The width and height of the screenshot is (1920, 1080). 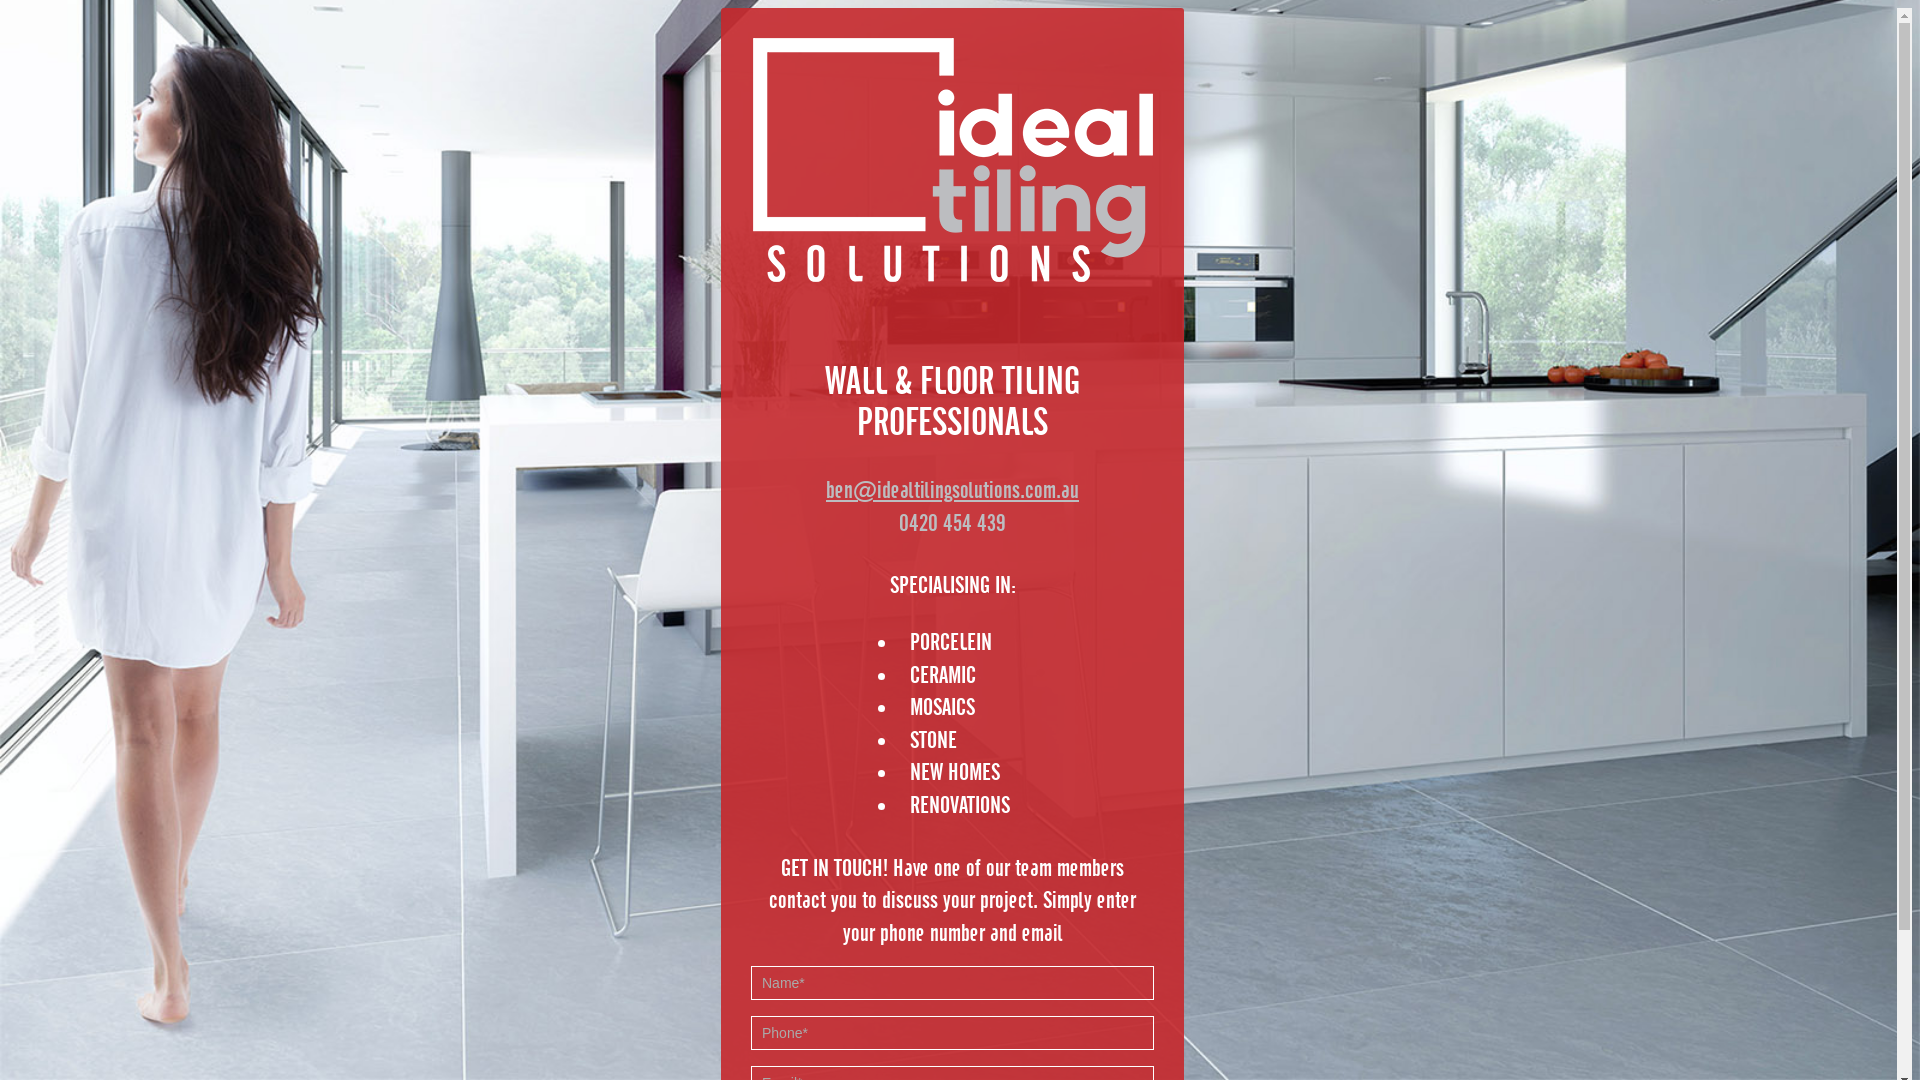 What do you see at coordinates (951, 489) in the screenshot?
I see `'ben@idealtilingsolutions.com.au'` at bounding box center [951, 489].